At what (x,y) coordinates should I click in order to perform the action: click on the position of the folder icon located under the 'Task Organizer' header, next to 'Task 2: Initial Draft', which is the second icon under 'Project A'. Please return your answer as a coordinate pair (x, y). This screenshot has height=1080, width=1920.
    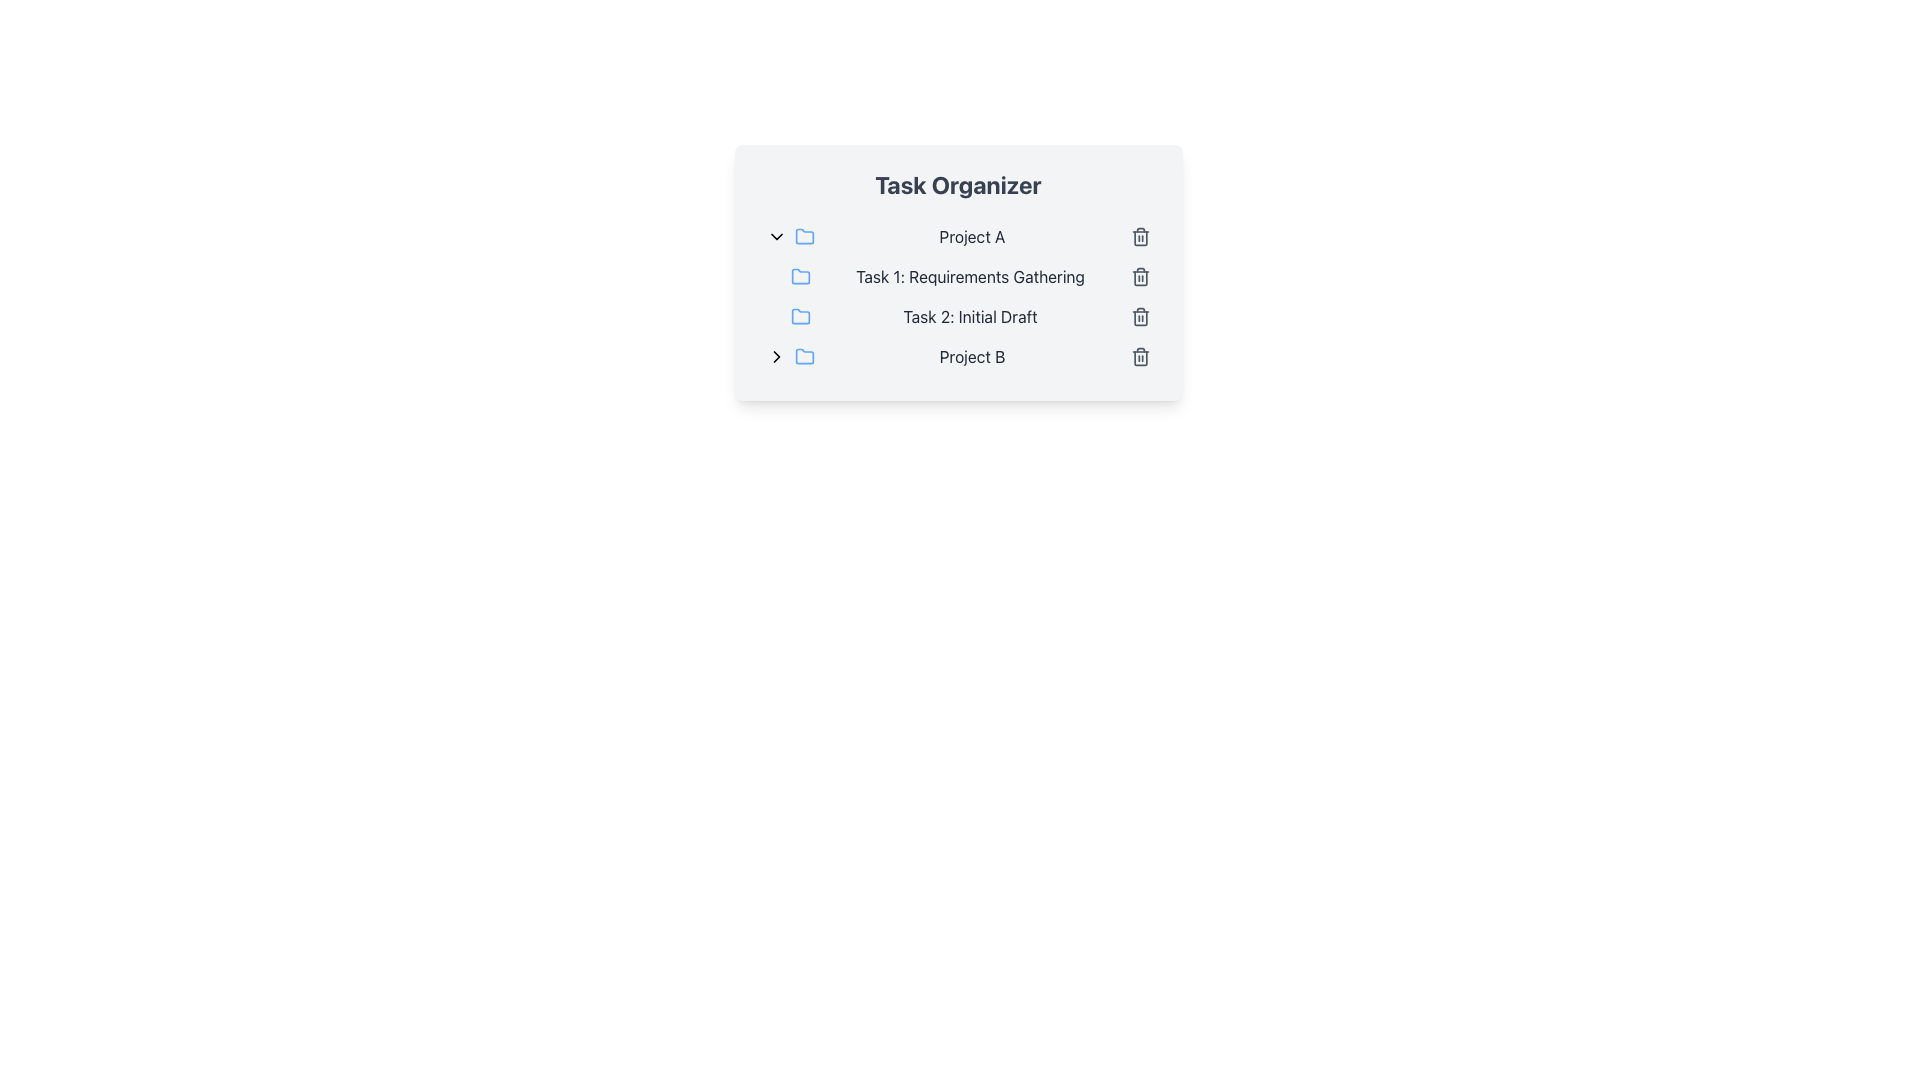
    Looking at the image, I should click on (800, 315).